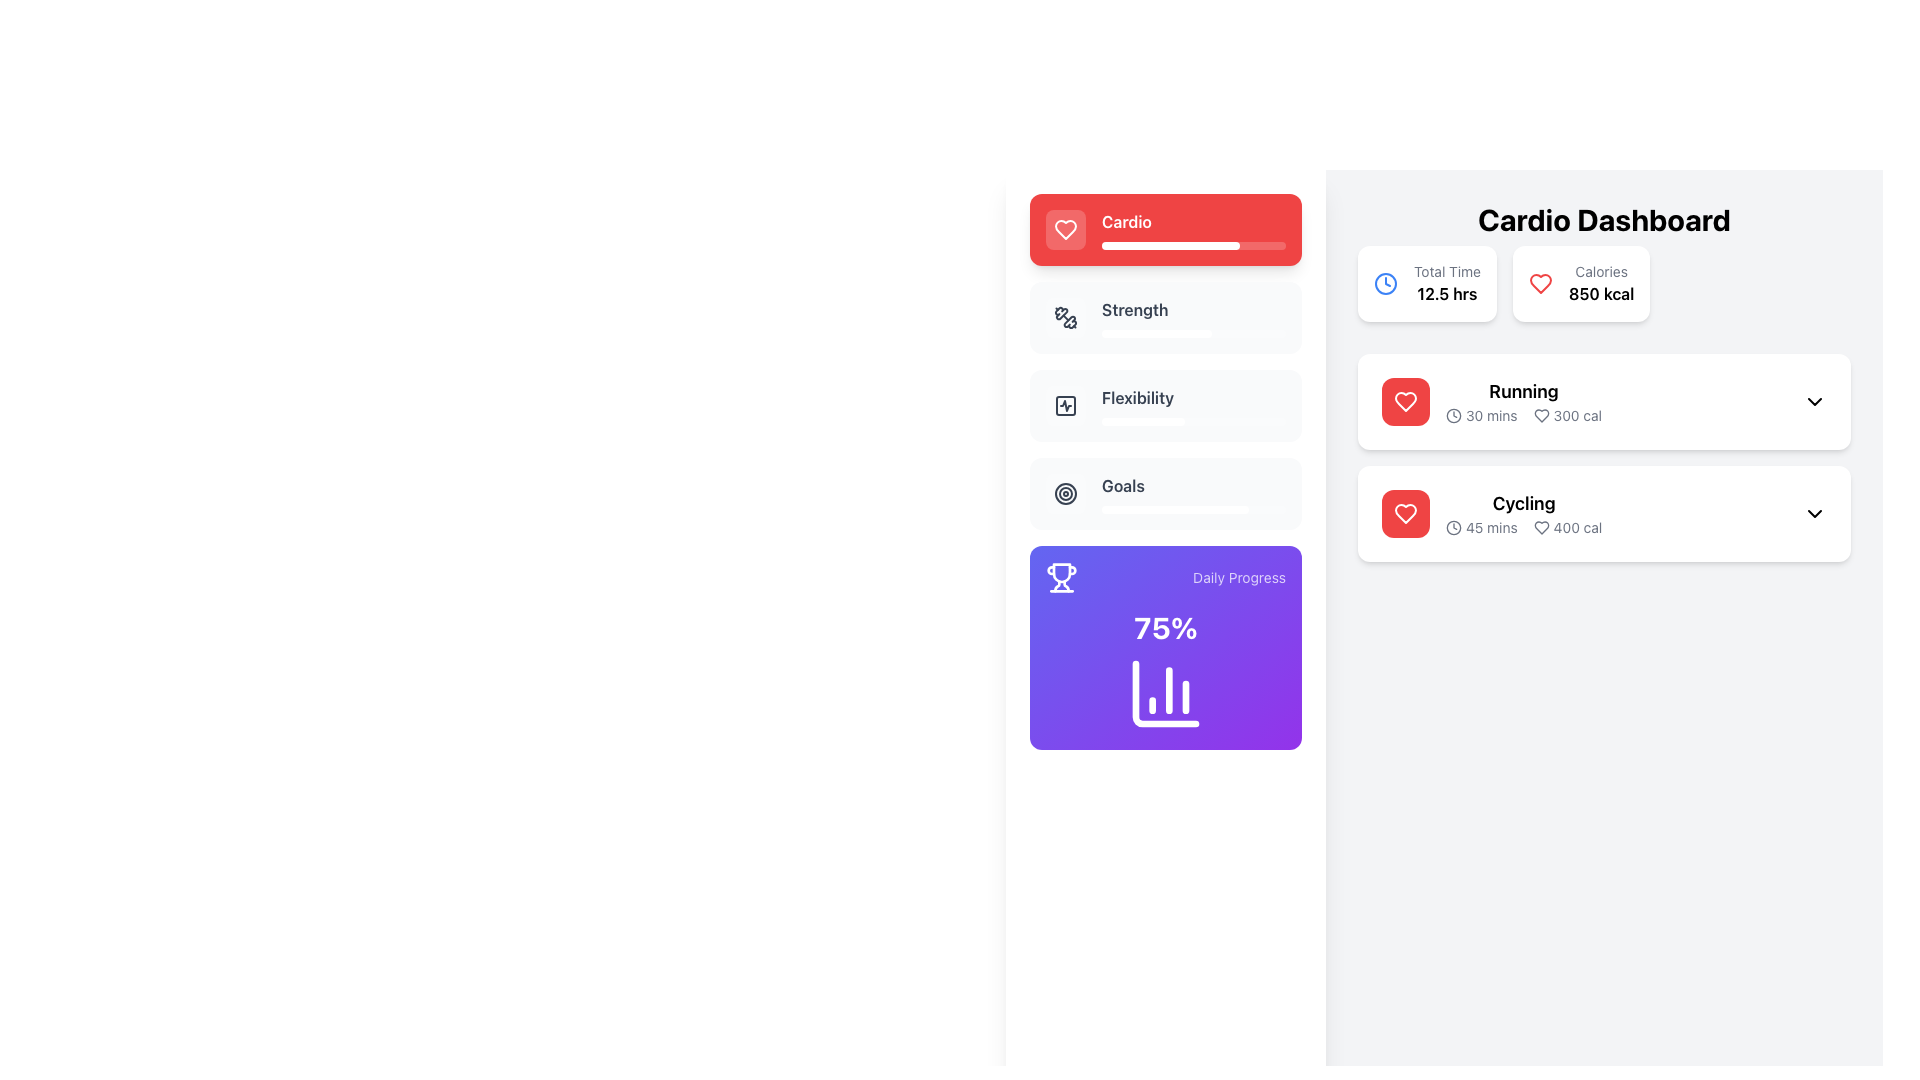 The width and height of the screenshot is (1920, 1080). Describe the element at coordinates (1492, 512) in the screenshot. I see `to select the 'Cycling' activity card in the 'Cardio Dashboard' section, which is the second item in the activity cards stack` at that location.